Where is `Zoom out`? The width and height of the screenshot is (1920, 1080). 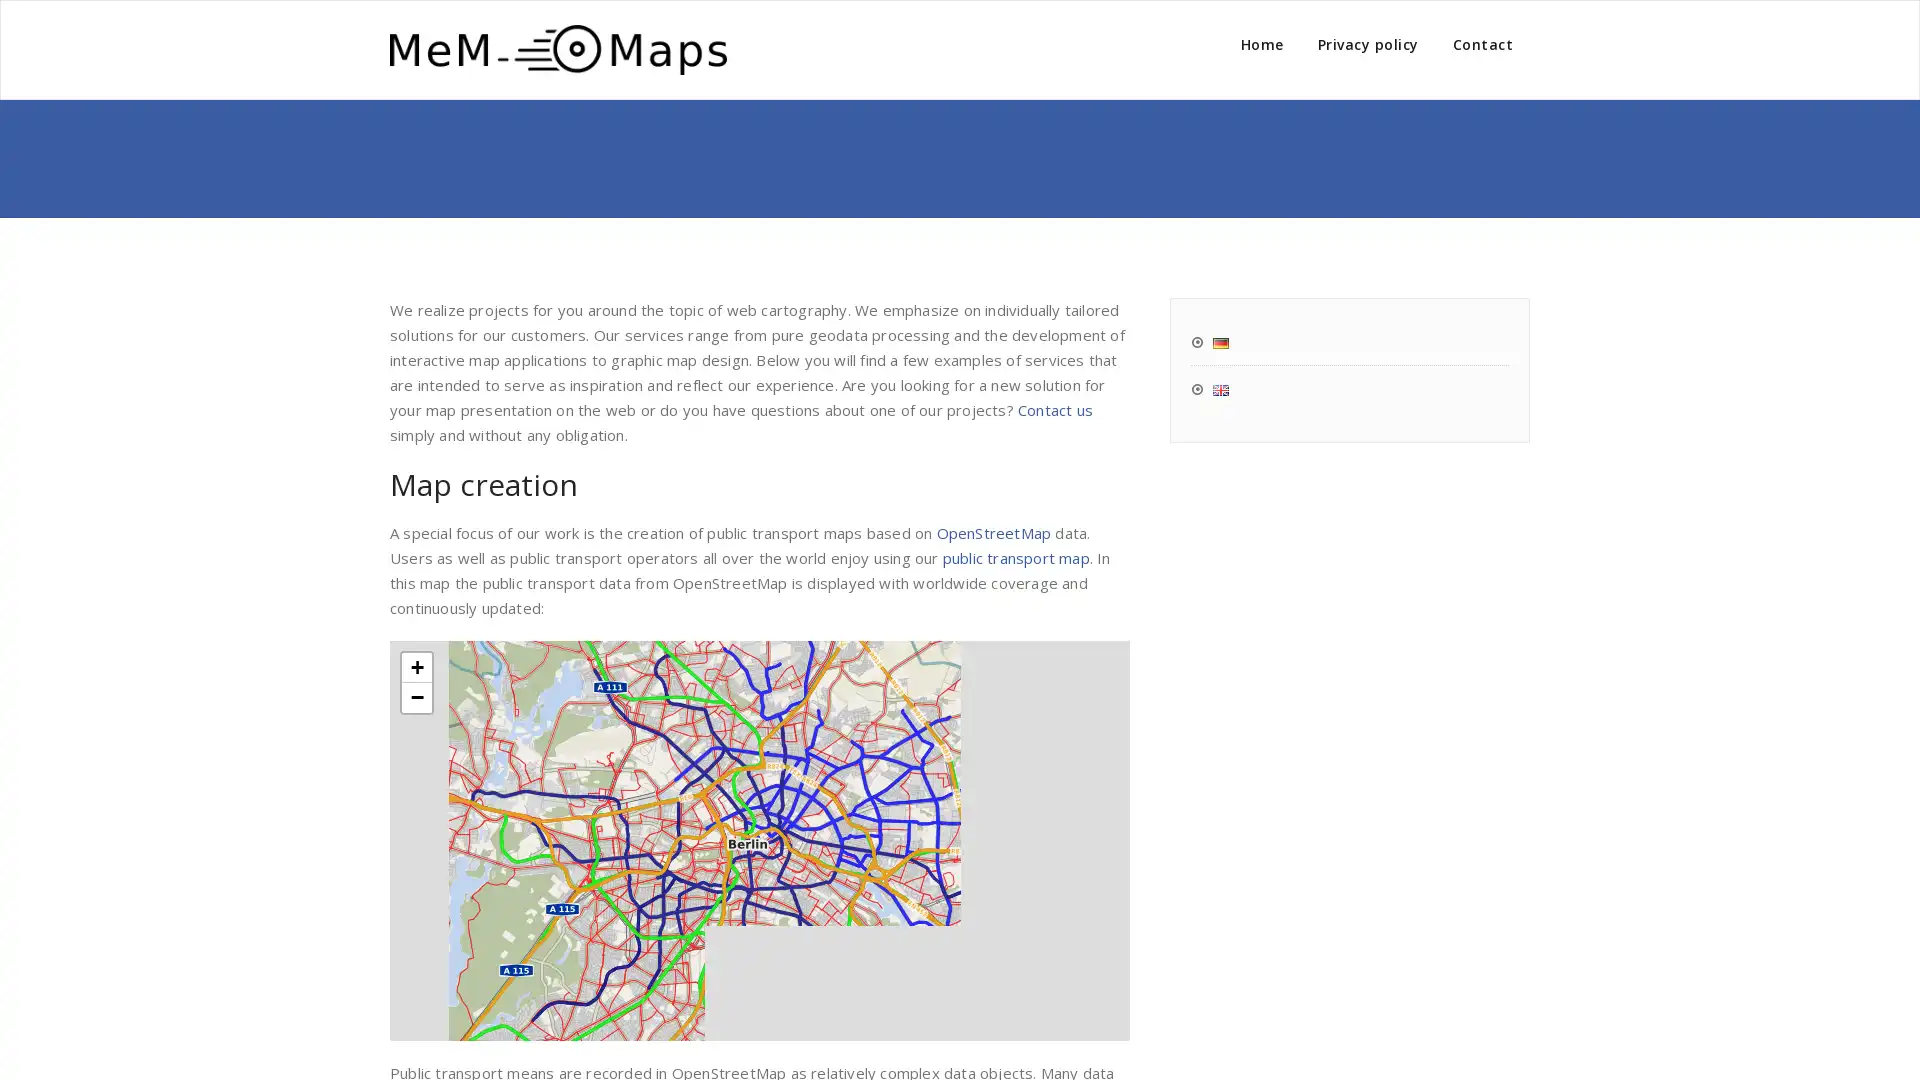
Zoom out is located at coordinates (416, 696).